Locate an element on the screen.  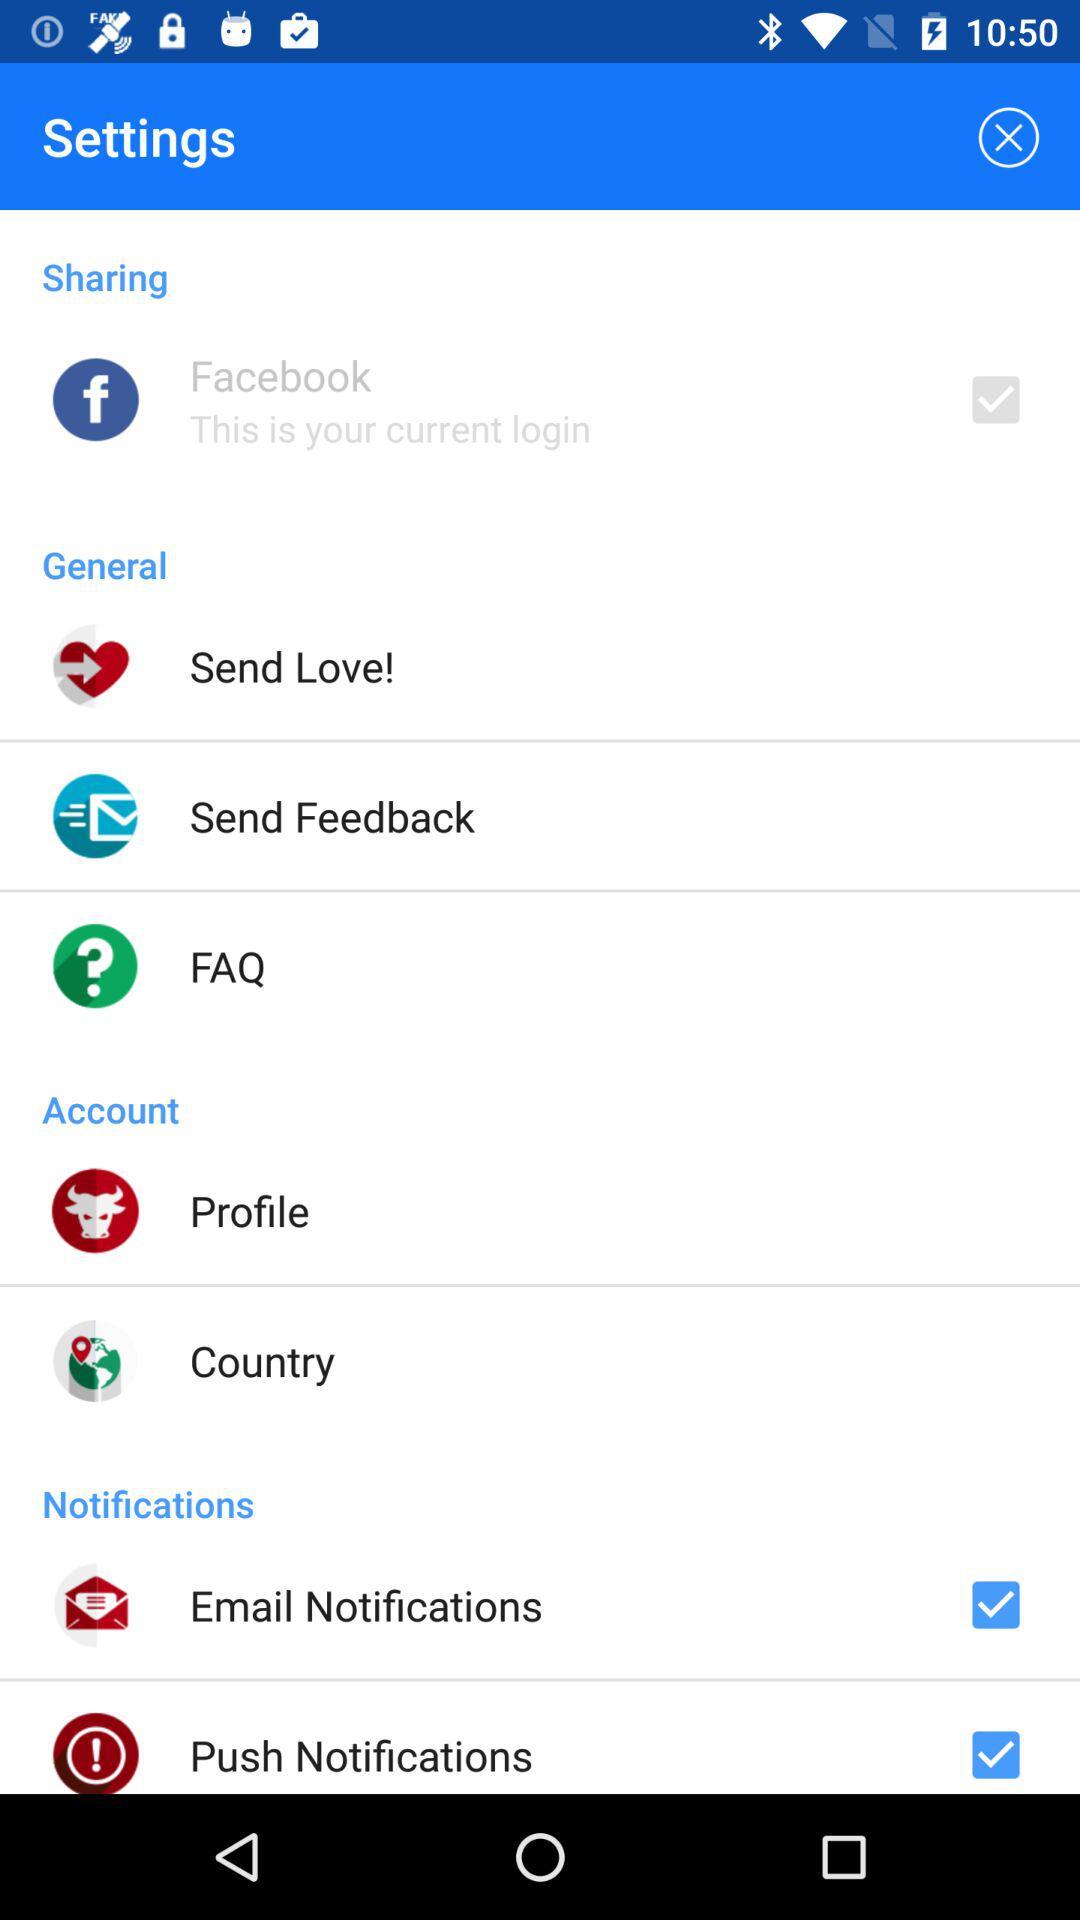
icon above the general icon is located at coordinates (390, 427).